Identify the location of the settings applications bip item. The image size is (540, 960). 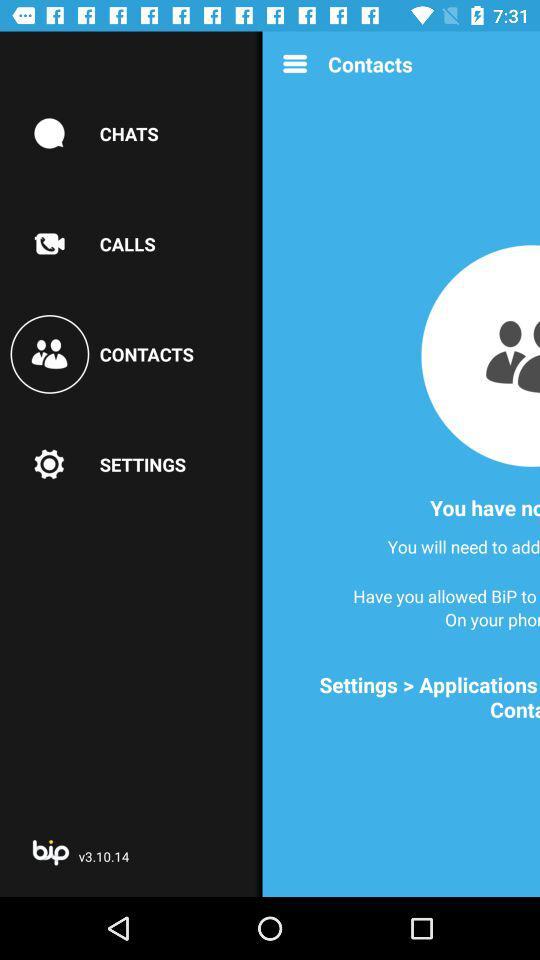
(406, 697).